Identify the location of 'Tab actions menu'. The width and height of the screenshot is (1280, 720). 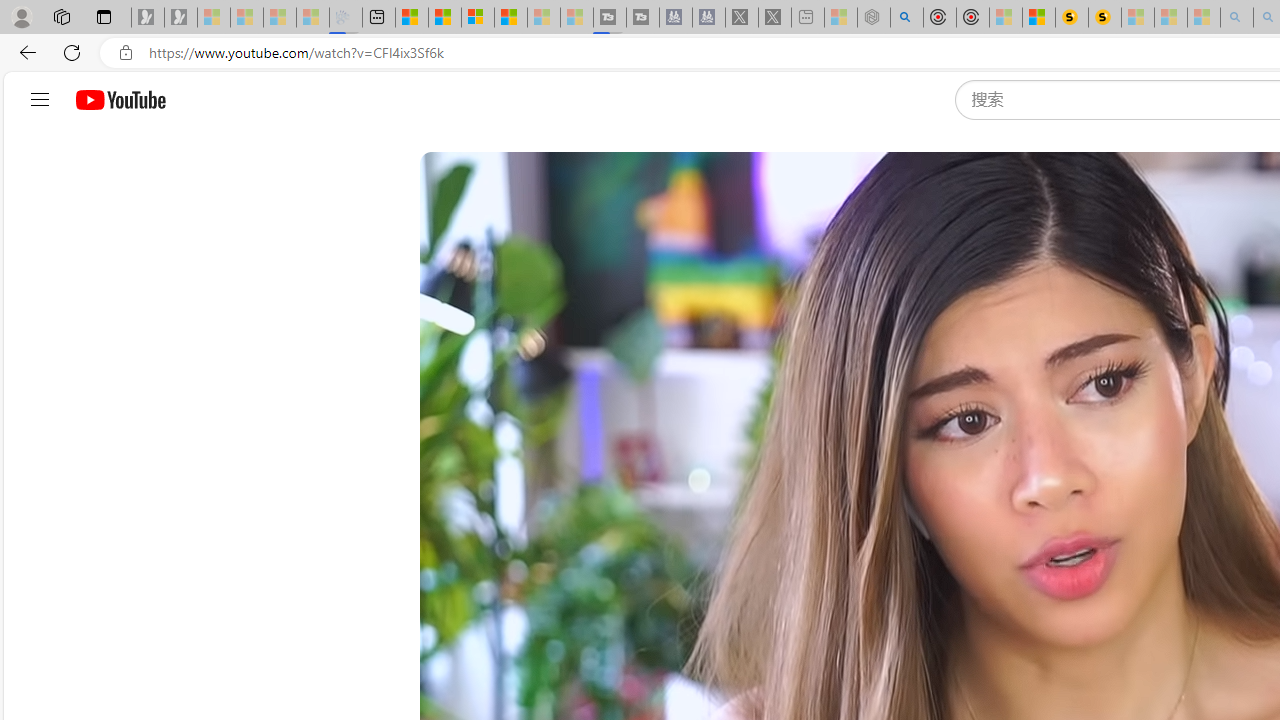
(103, 16).